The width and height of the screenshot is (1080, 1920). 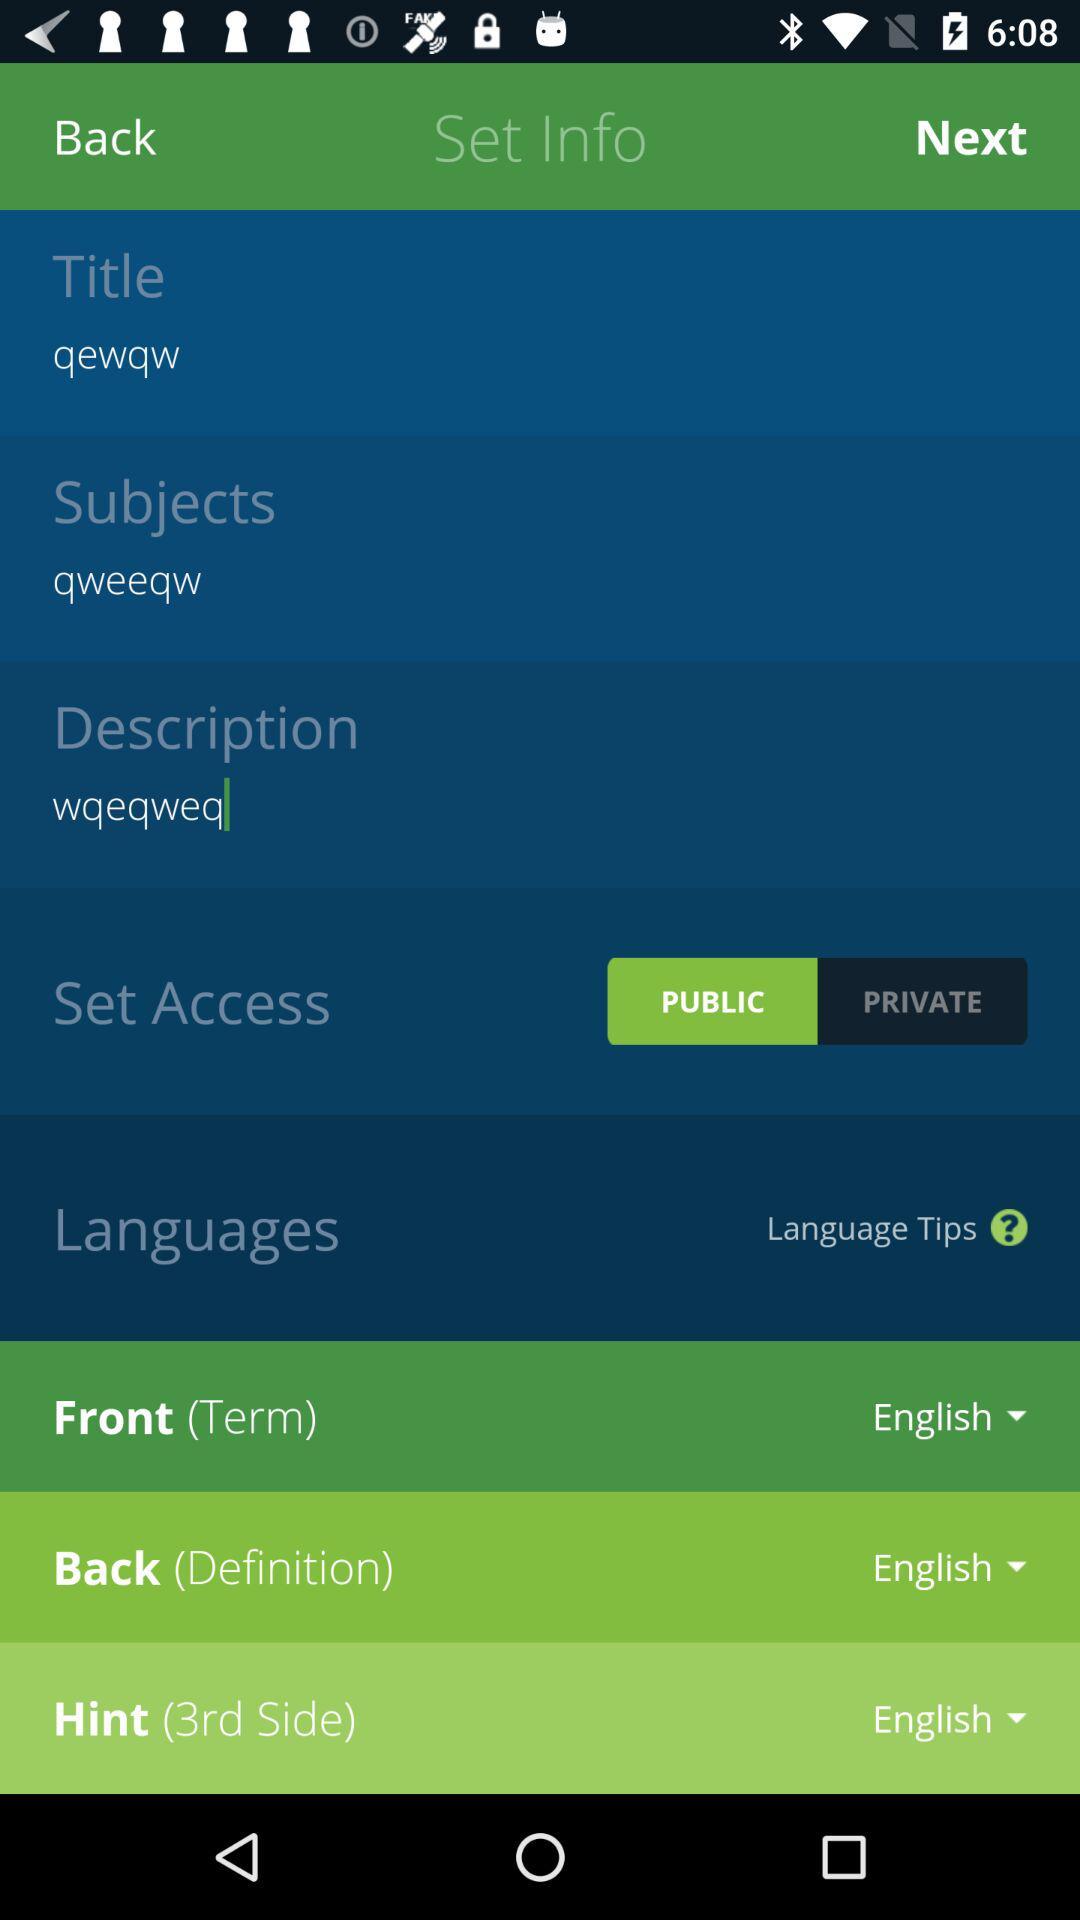 What do you see at coordinates (540, 352) in the screenshot?
I see `the icon above subjects icon` at bounding box center [540, 352].